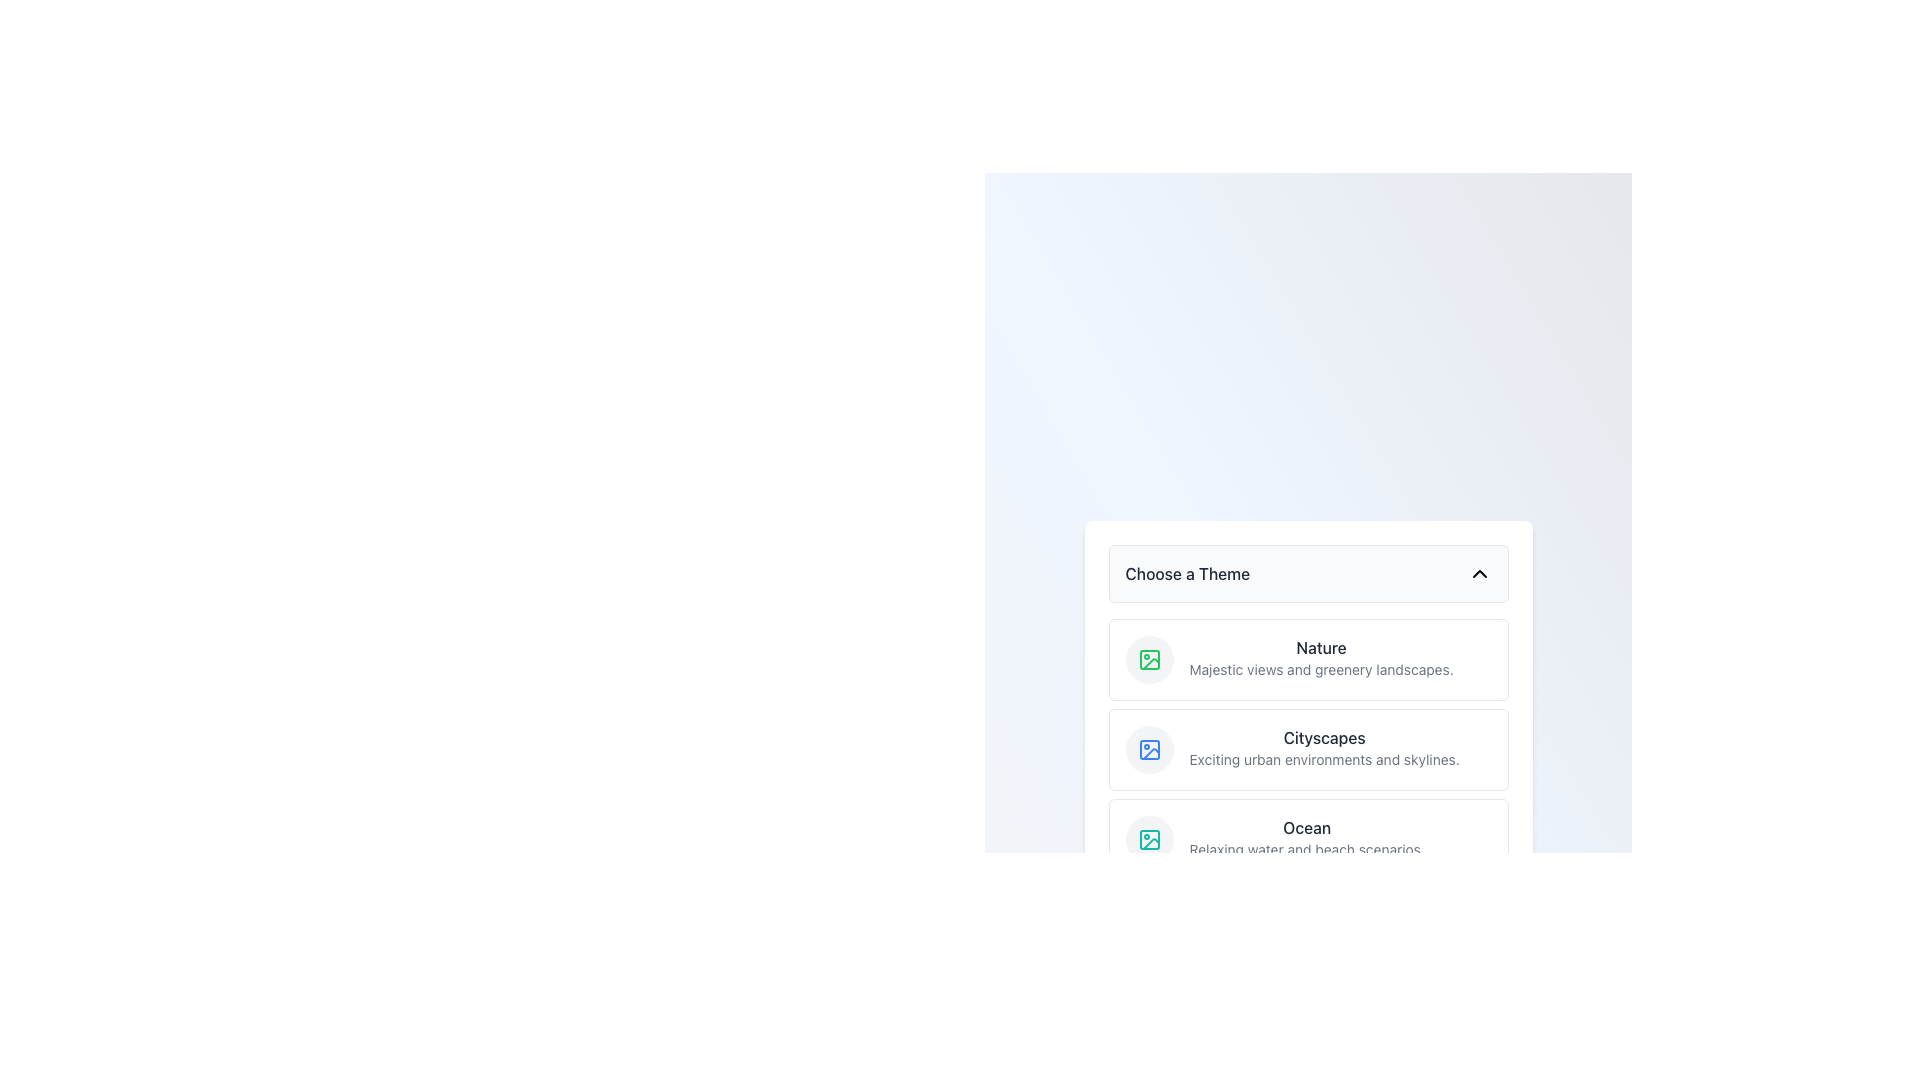  Describe the element at coordinates (1308, 840) in the screenshot. I see `the 'Ocean' option selection item, which is the third item in a vertically stacked list of themed options` at that location.